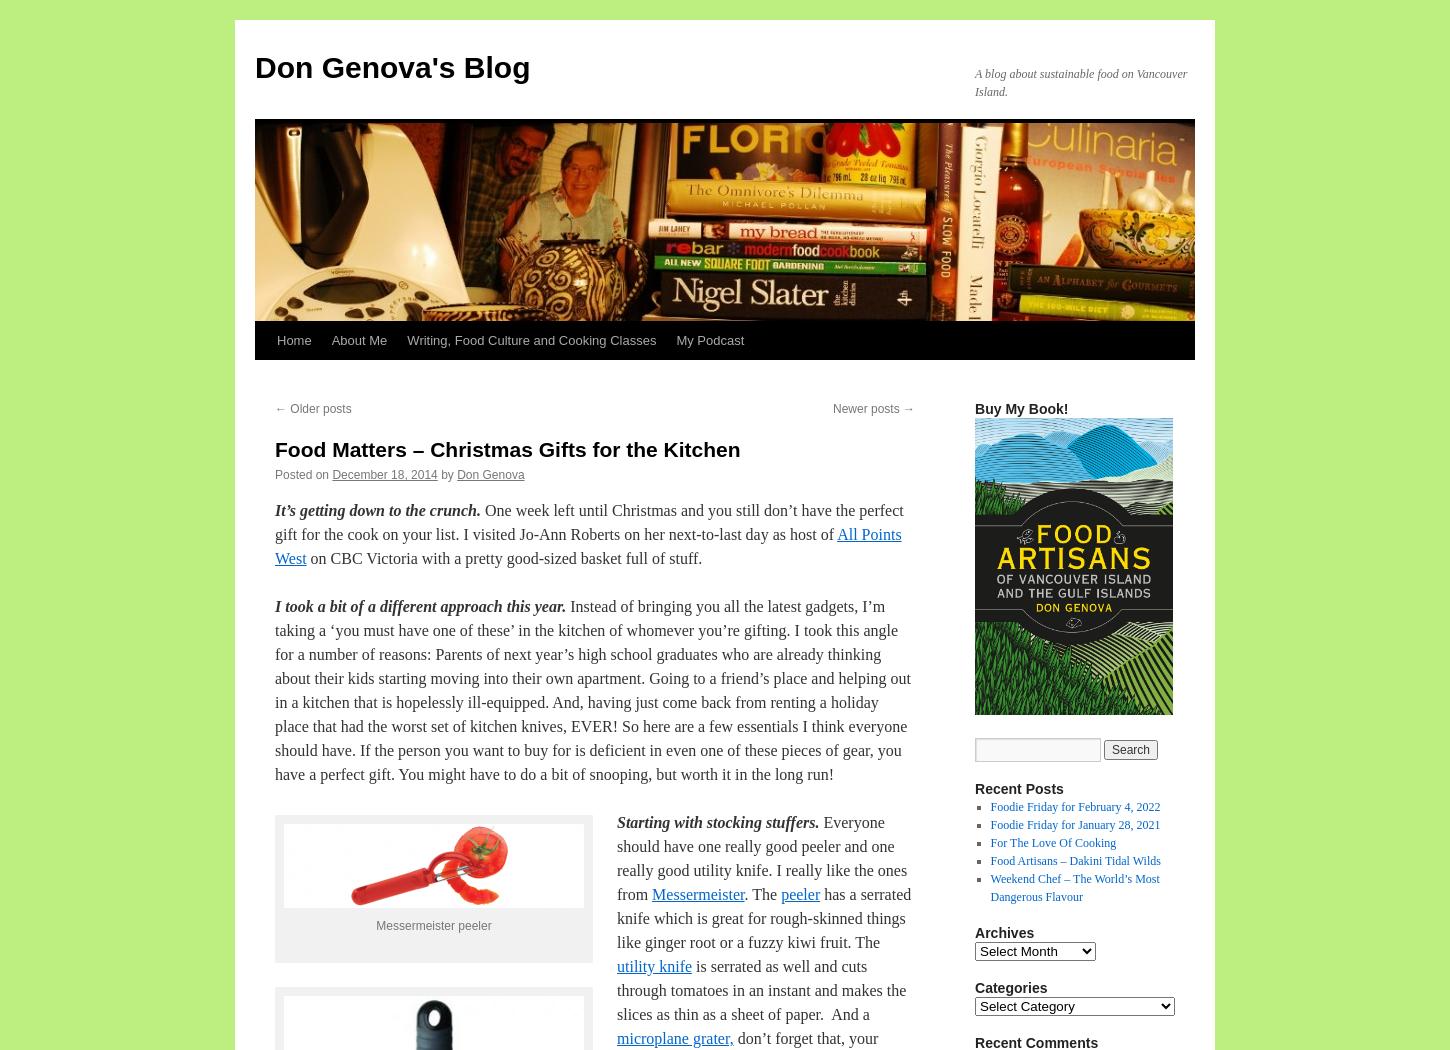 This screenshot has height=1050, width=1450. I want to click on 'Buy My Book!', so click(1021, 408).